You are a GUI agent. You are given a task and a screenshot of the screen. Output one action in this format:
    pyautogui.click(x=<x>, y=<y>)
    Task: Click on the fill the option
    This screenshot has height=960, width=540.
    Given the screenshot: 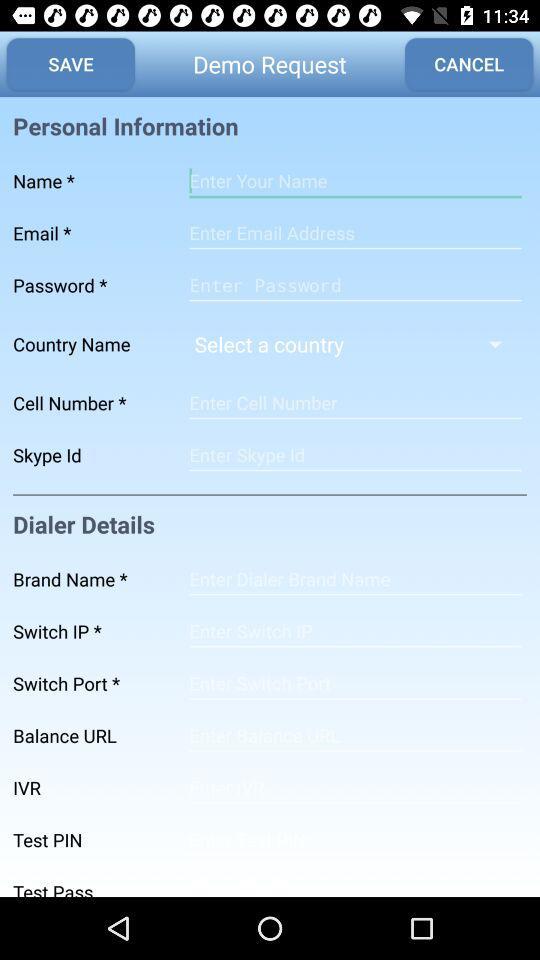 What is the action you would take?
    pyautogui.click(x=354, y=788)
    